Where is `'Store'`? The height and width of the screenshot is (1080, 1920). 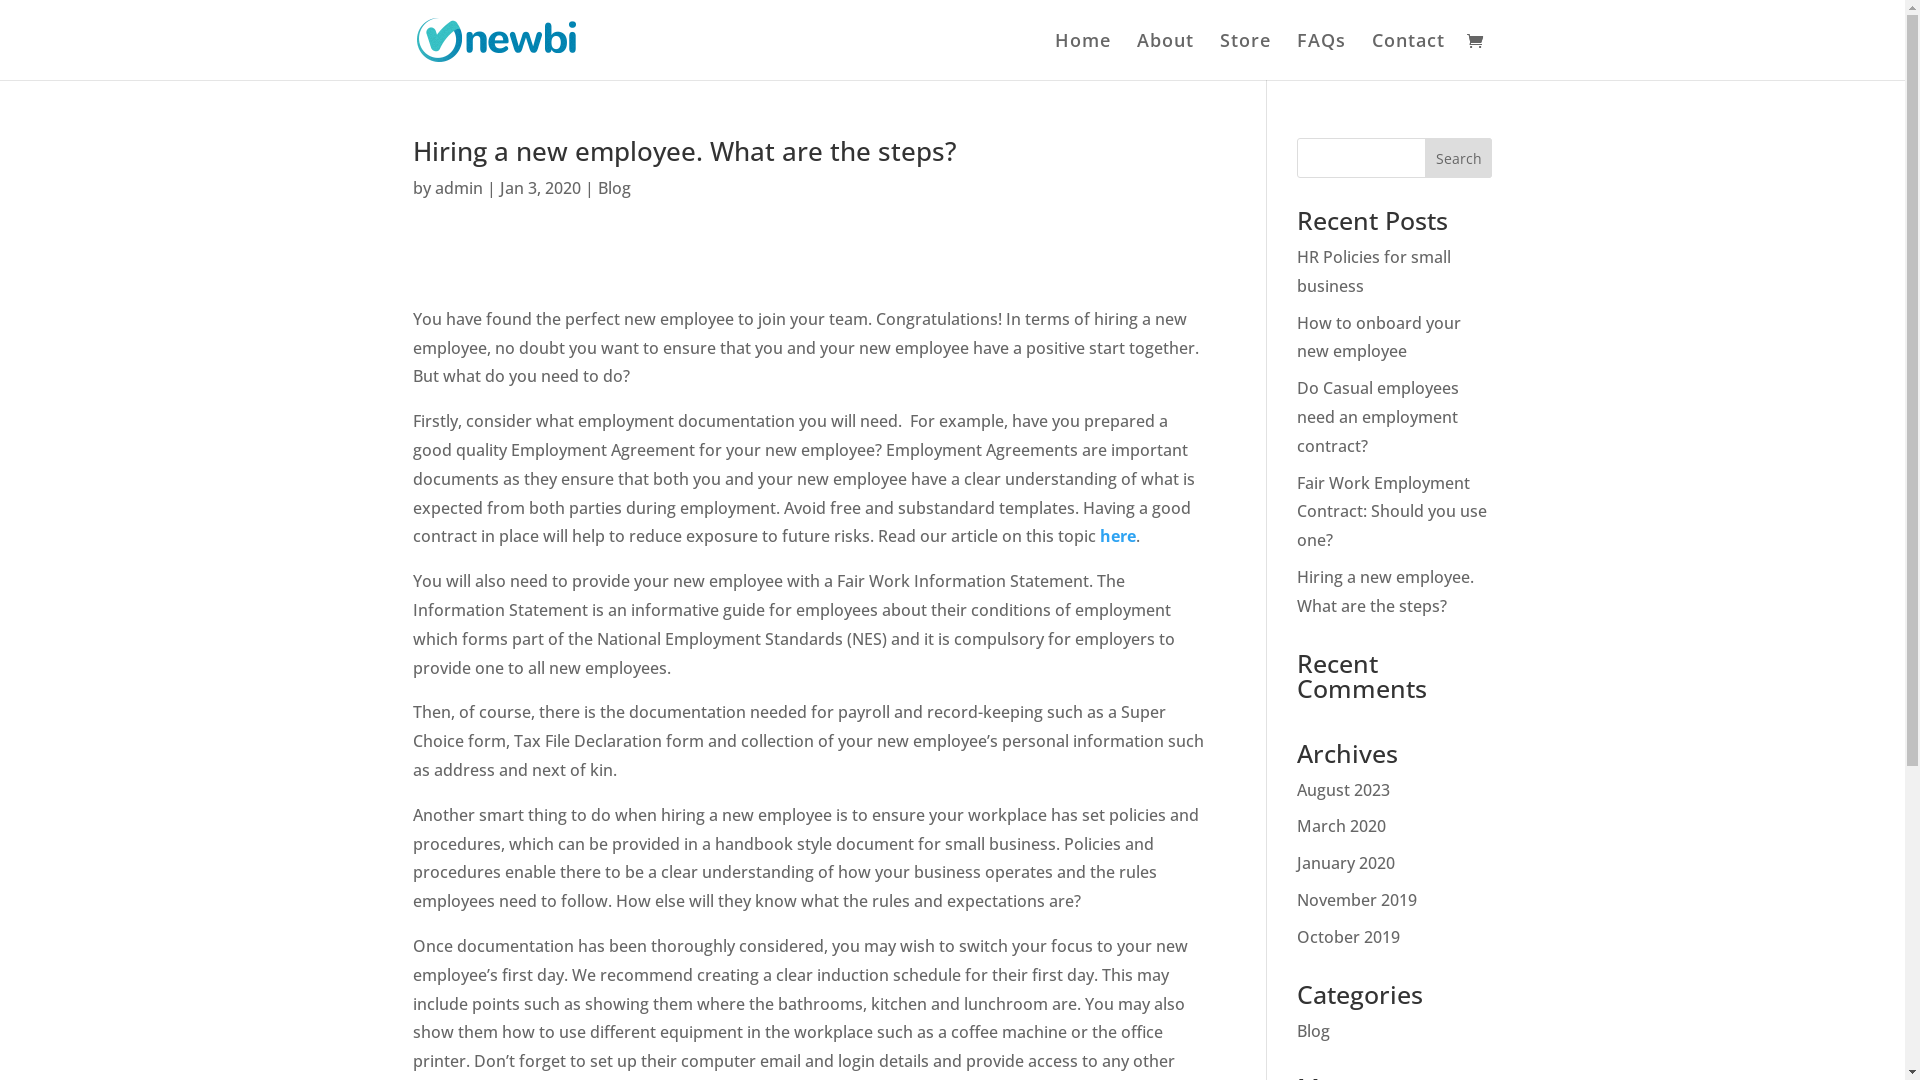 'Store' is located at coordinates (1218, 55).